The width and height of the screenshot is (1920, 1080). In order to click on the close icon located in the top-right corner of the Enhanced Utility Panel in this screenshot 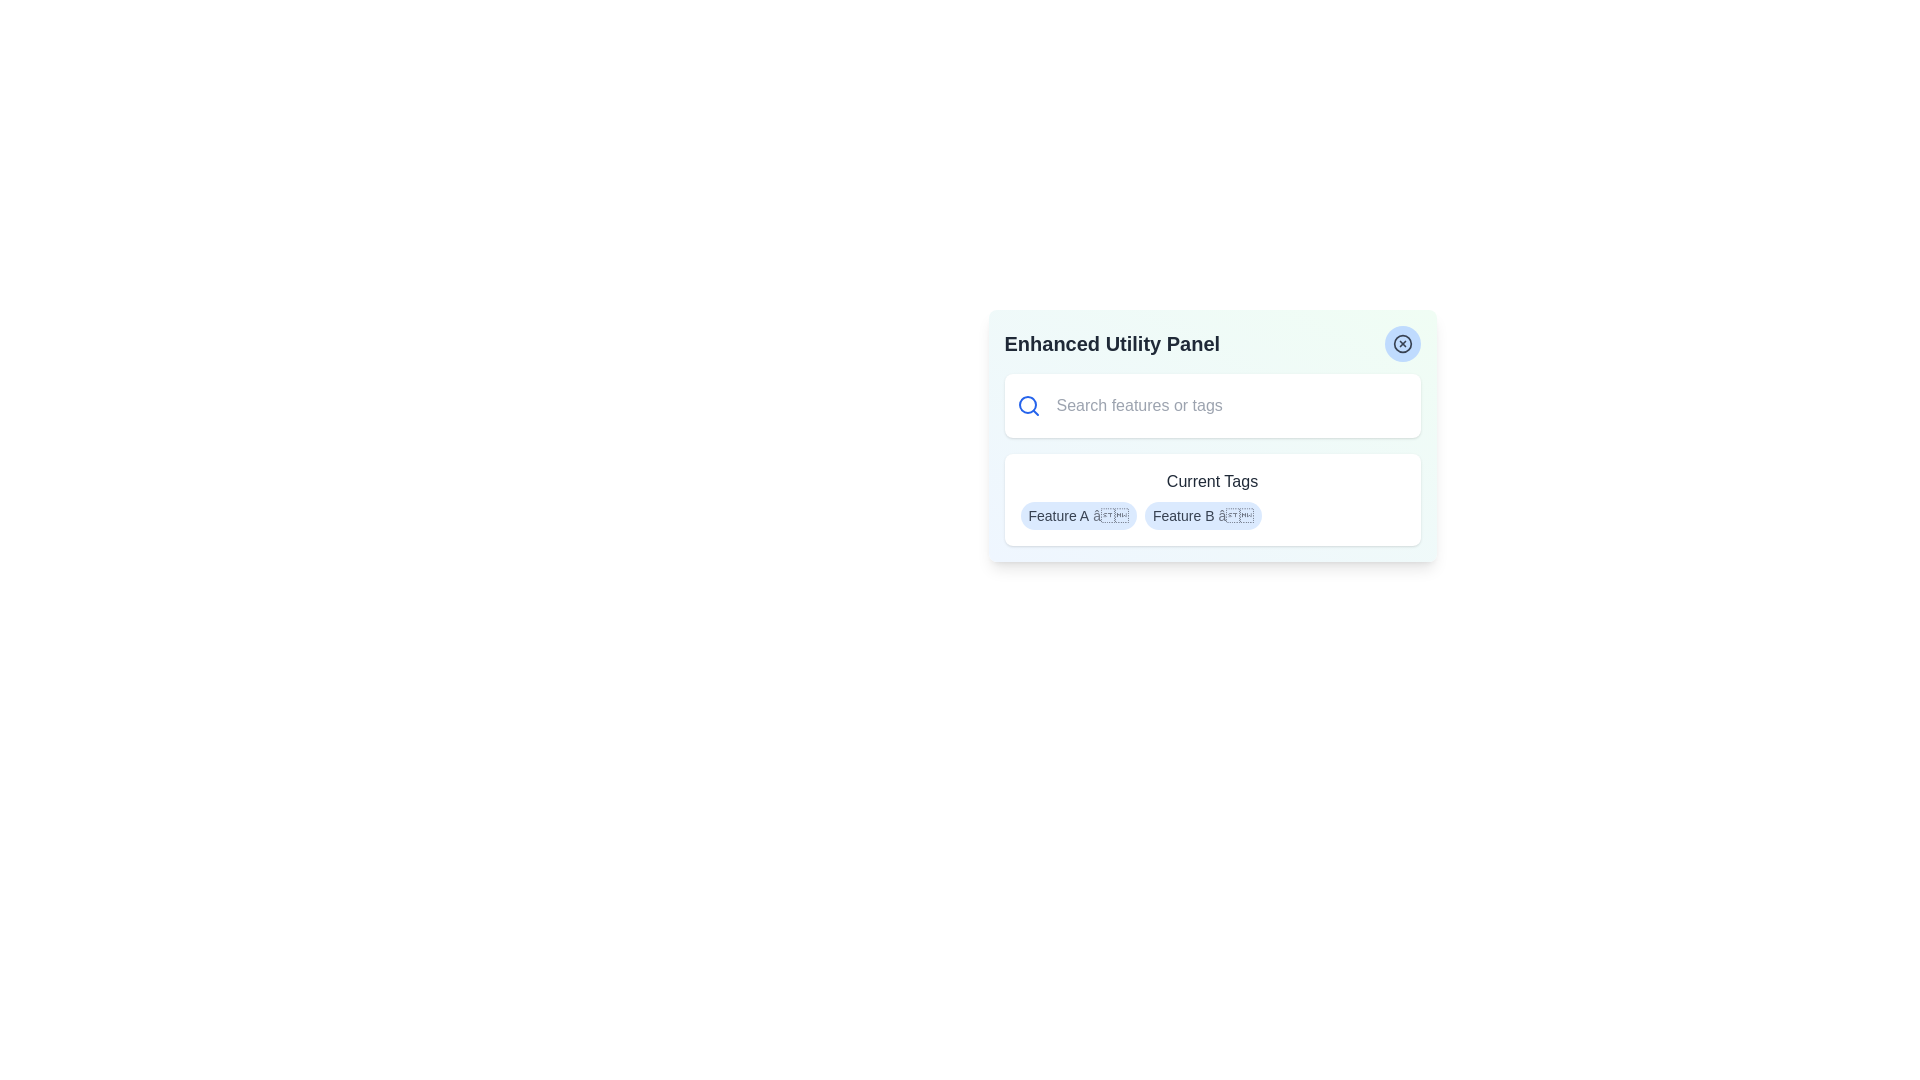, I will do `click(1401, 342)`.